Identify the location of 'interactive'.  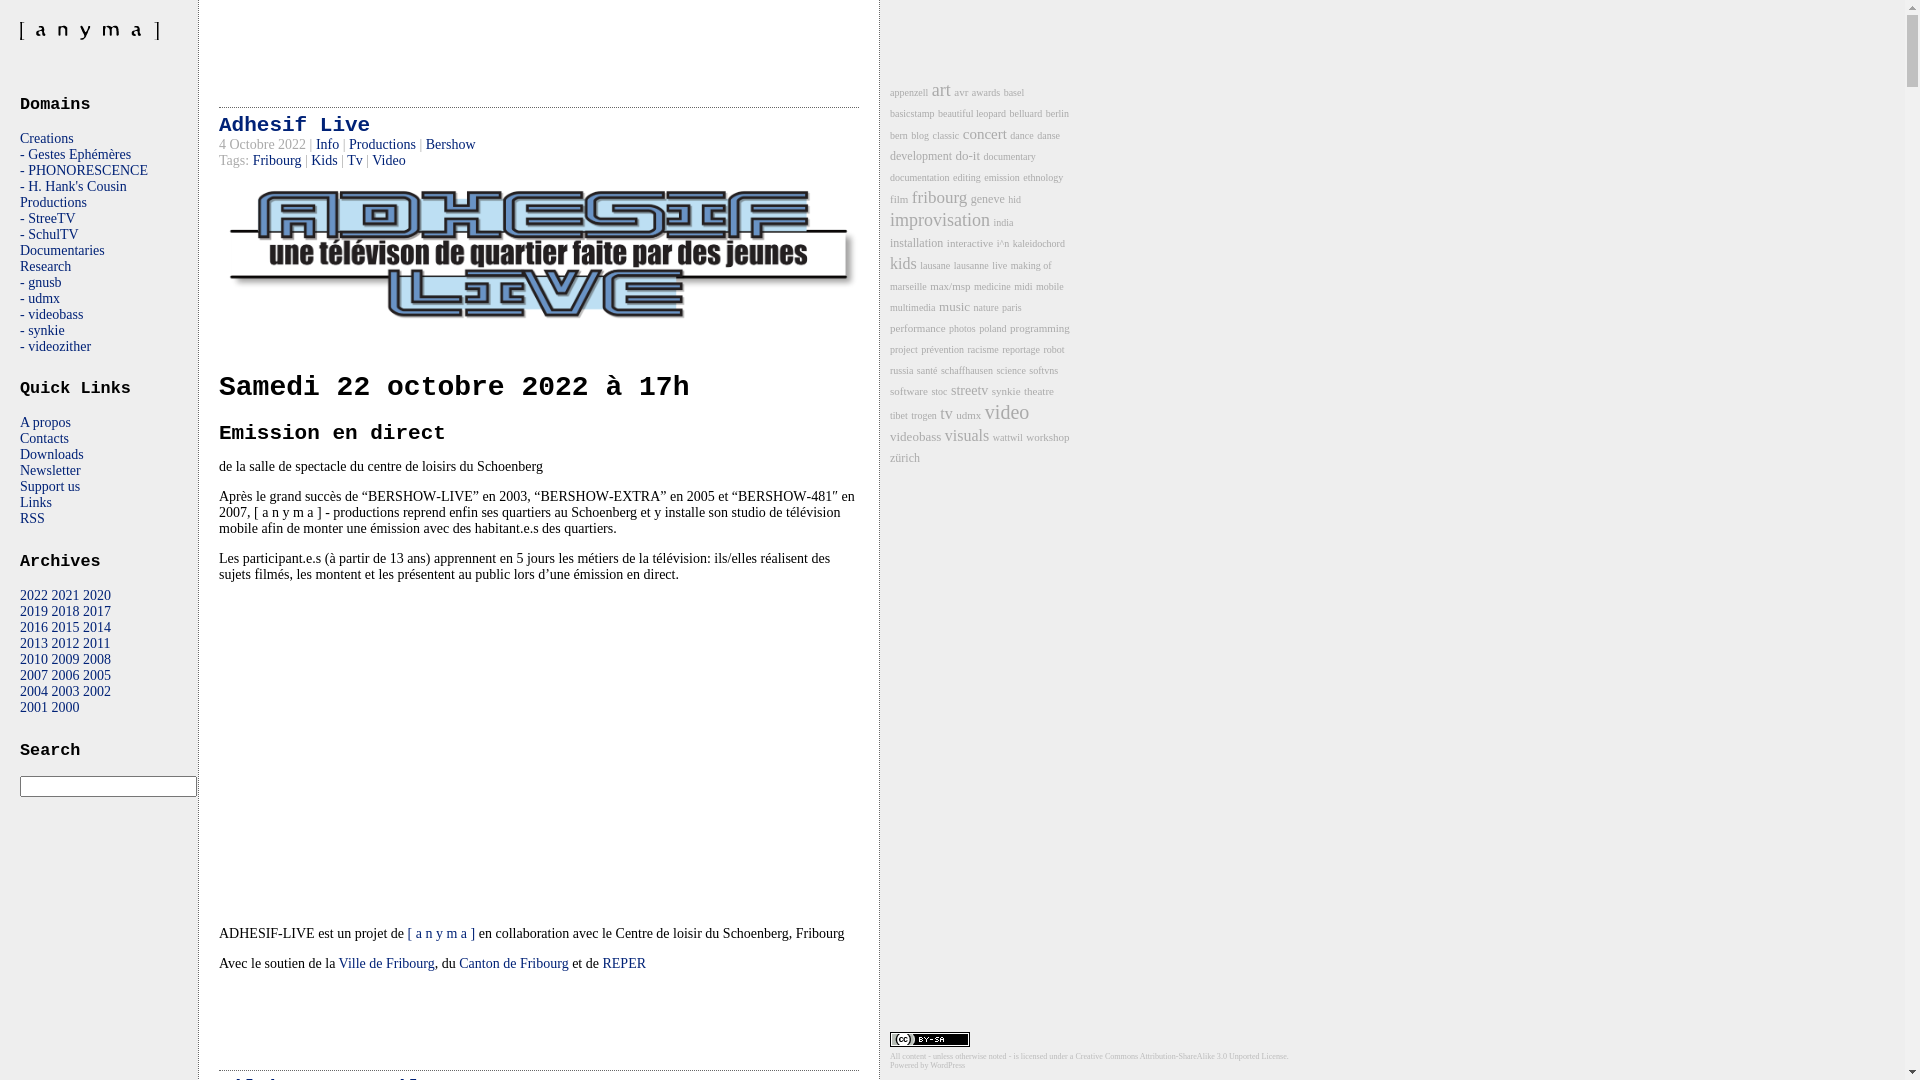
(969, 242).